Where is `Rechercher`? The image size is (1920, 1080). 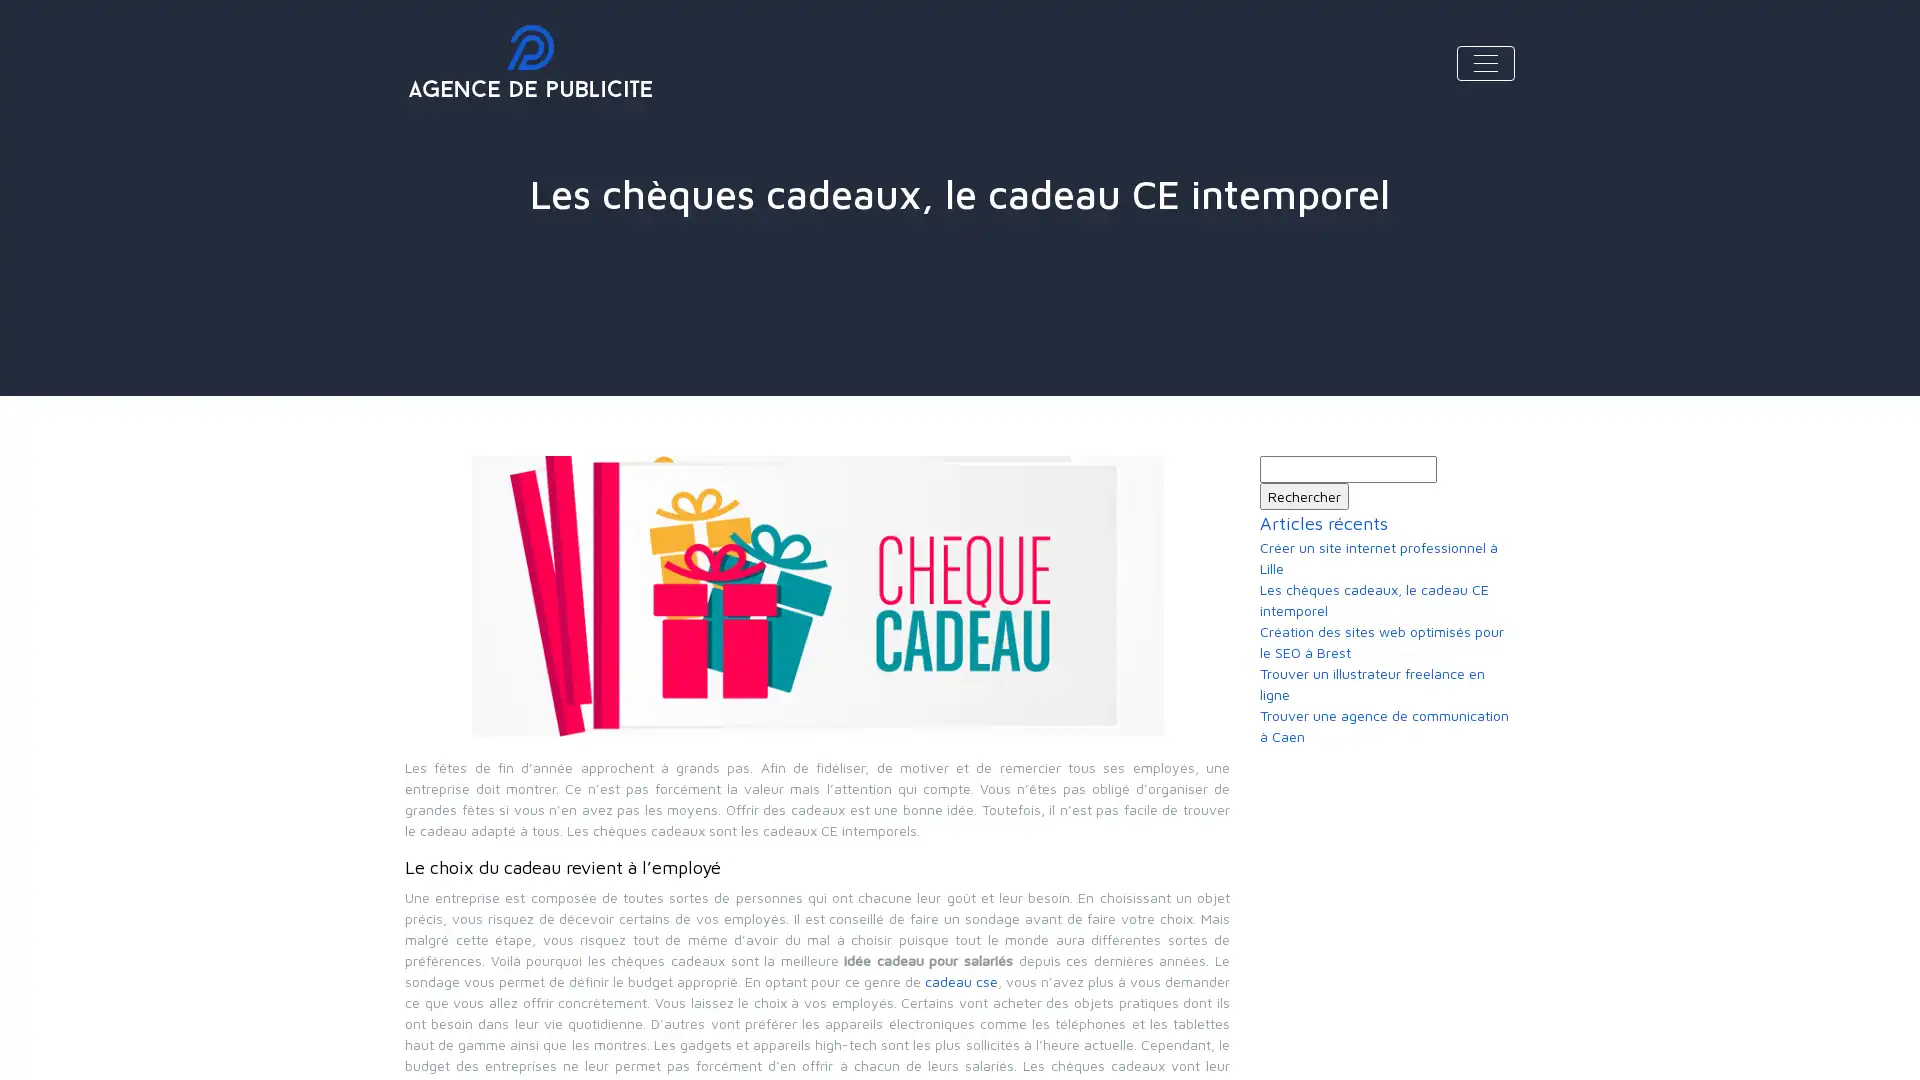 Rechercher is located at coordinates (1304, 495).